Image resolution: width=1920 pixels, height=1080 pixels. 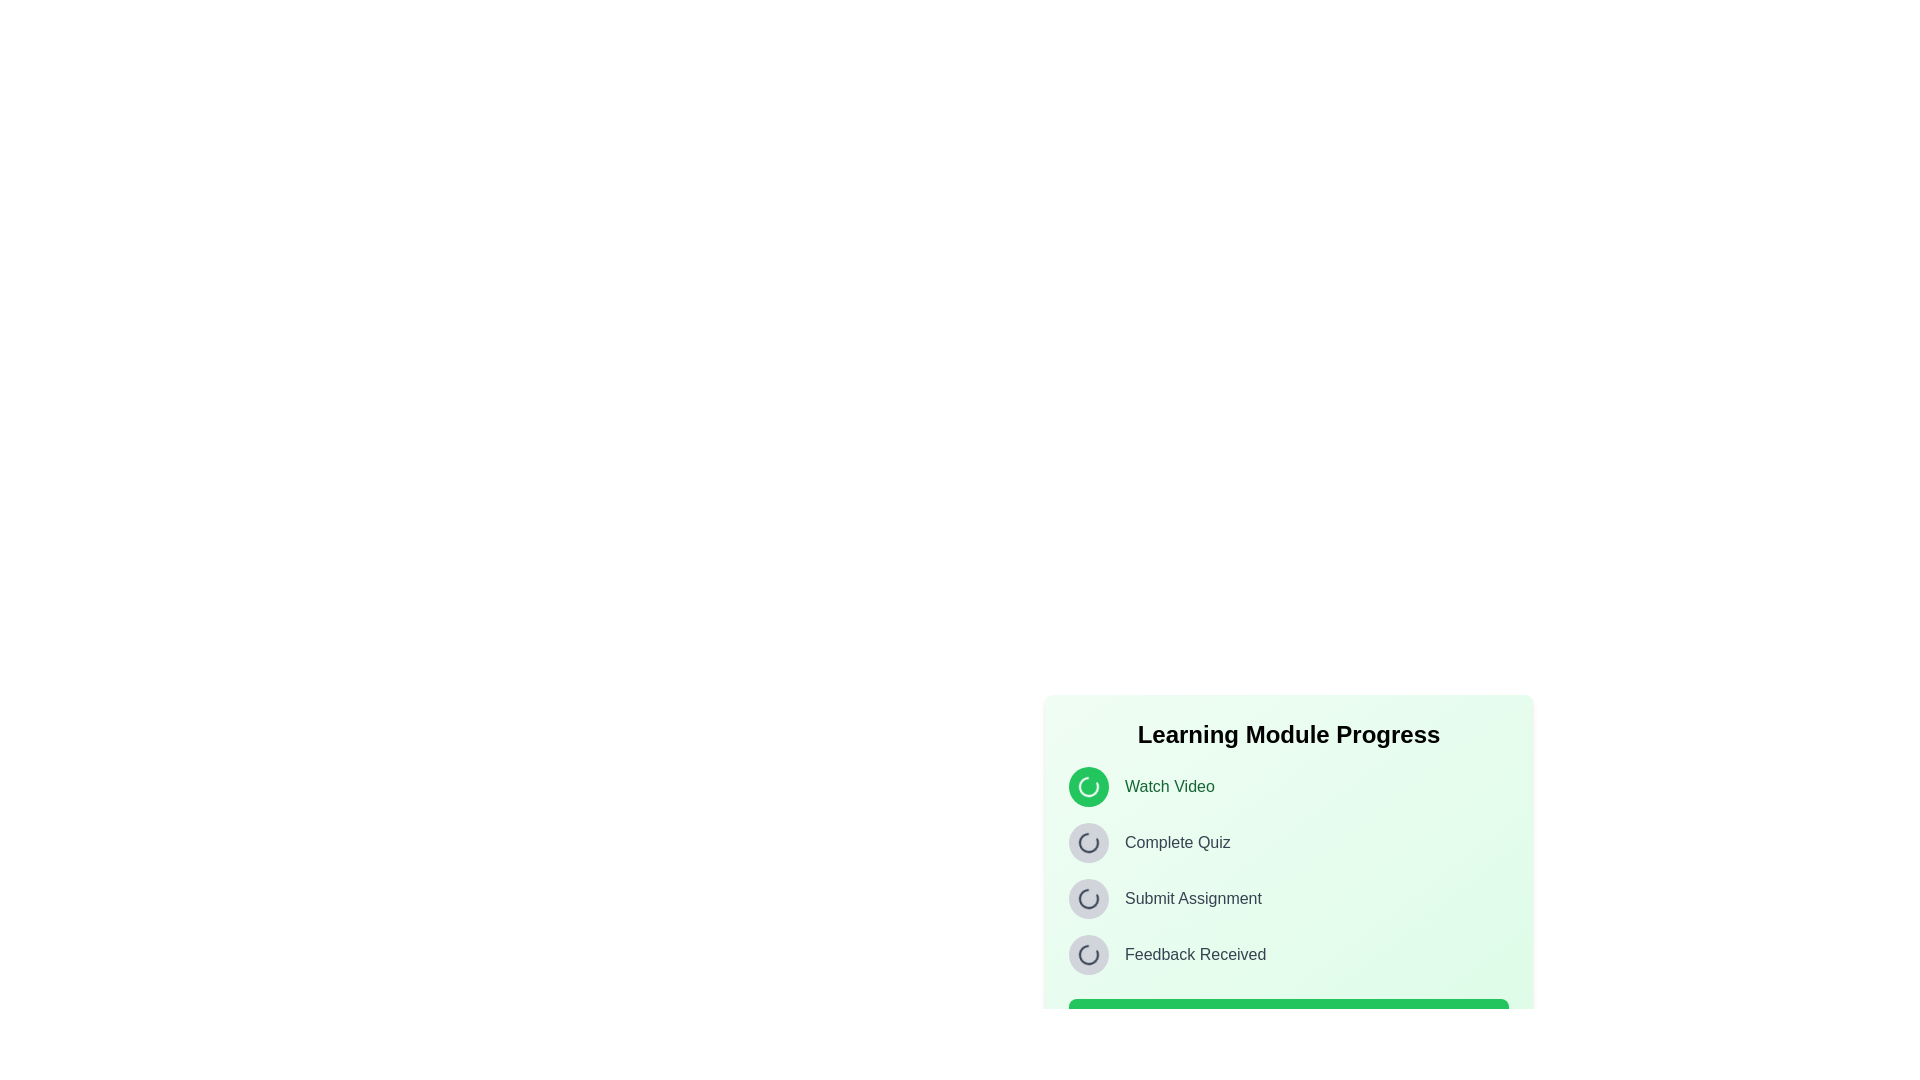 What do you see at coordinates (1289, 785) in the screenshot?
I see `the animation of the loading icon next to the 'Watch Video' text label in the Learning Module Progress section` at bounding box center [1289, 785].